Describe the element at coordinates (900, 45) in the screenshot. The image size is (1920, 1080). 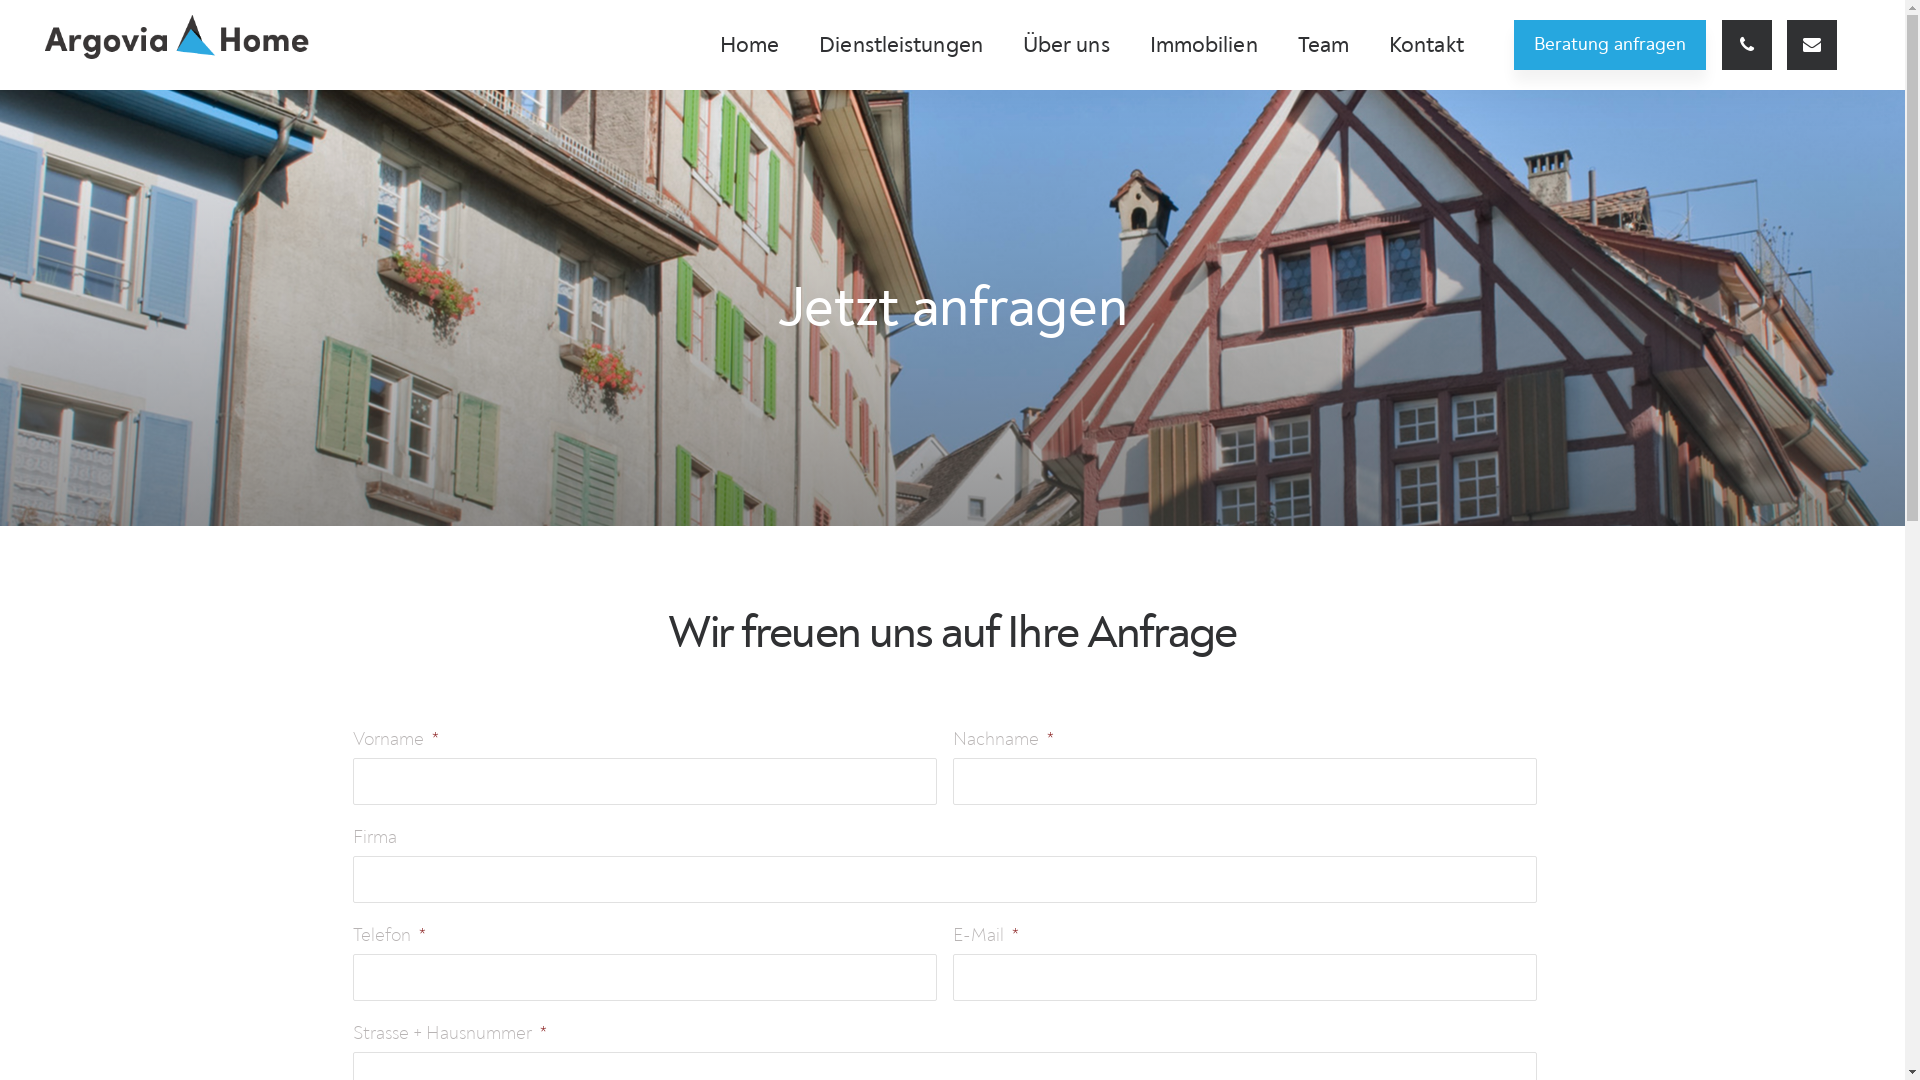
I see `'Dienstleistungen'` at that location.